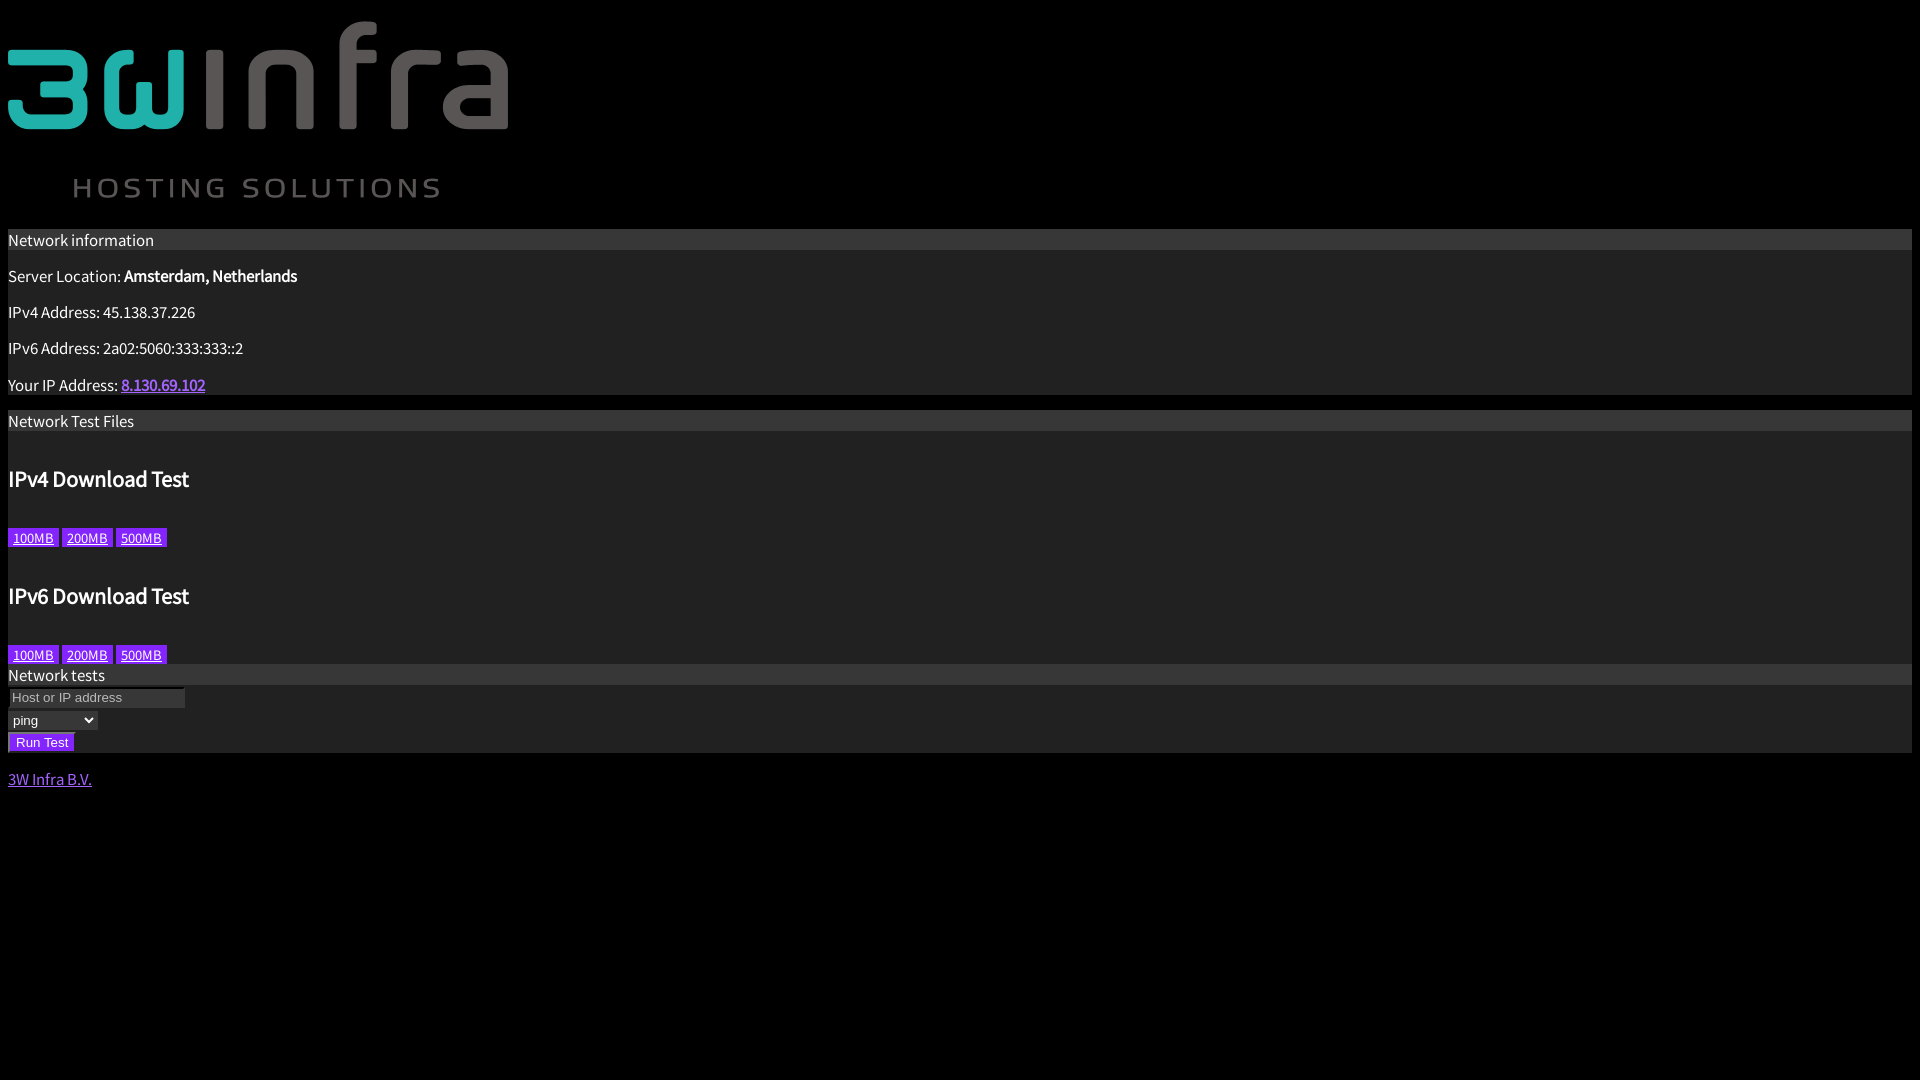 The height and width of the screenshot is (1080, 1920). What do you see at coordinates (140, 654) in the screenshot?
I see `'500MB'` at bounding box center [140, 654].